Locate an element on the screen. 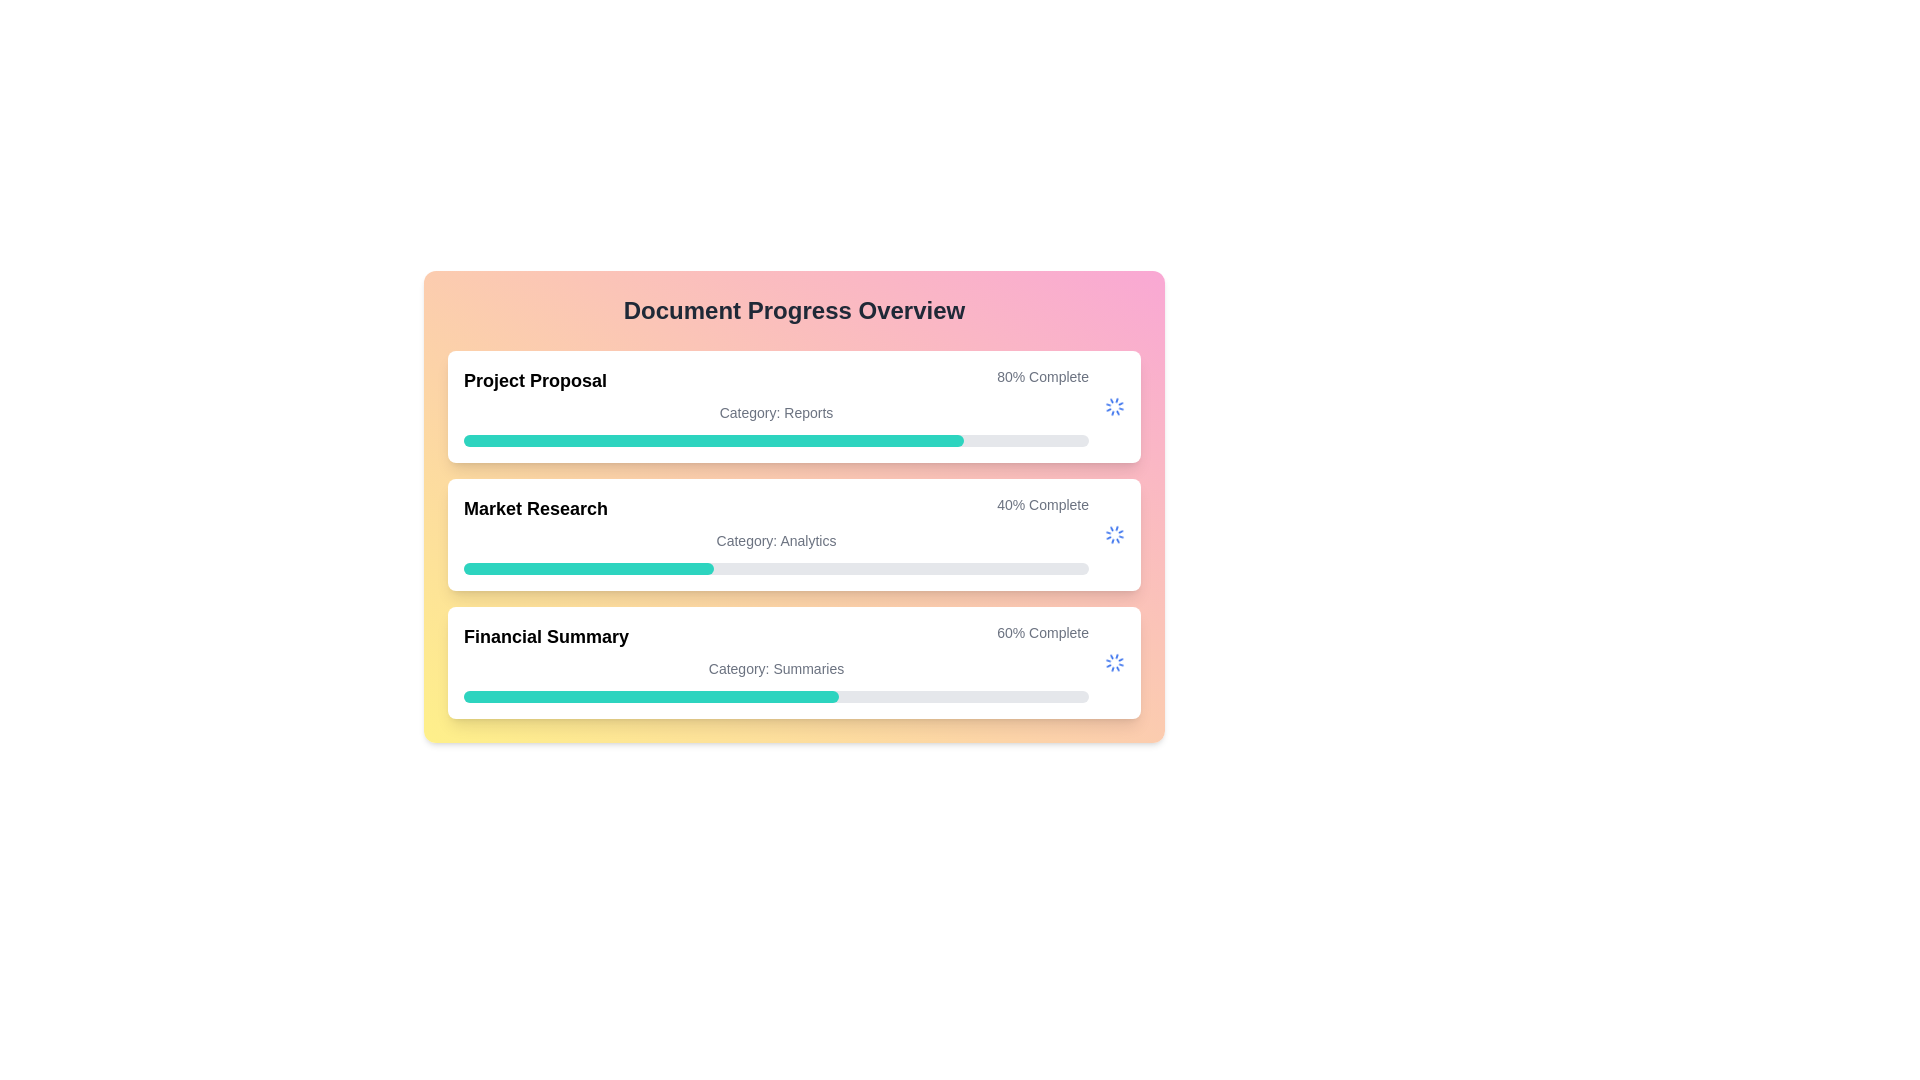 The image size is (1920, 1080). the first progress bar located below the text 'Category: Reports' in the 'Project Proposal' section, which shows 80% completion is located at coordinates (775, 439).